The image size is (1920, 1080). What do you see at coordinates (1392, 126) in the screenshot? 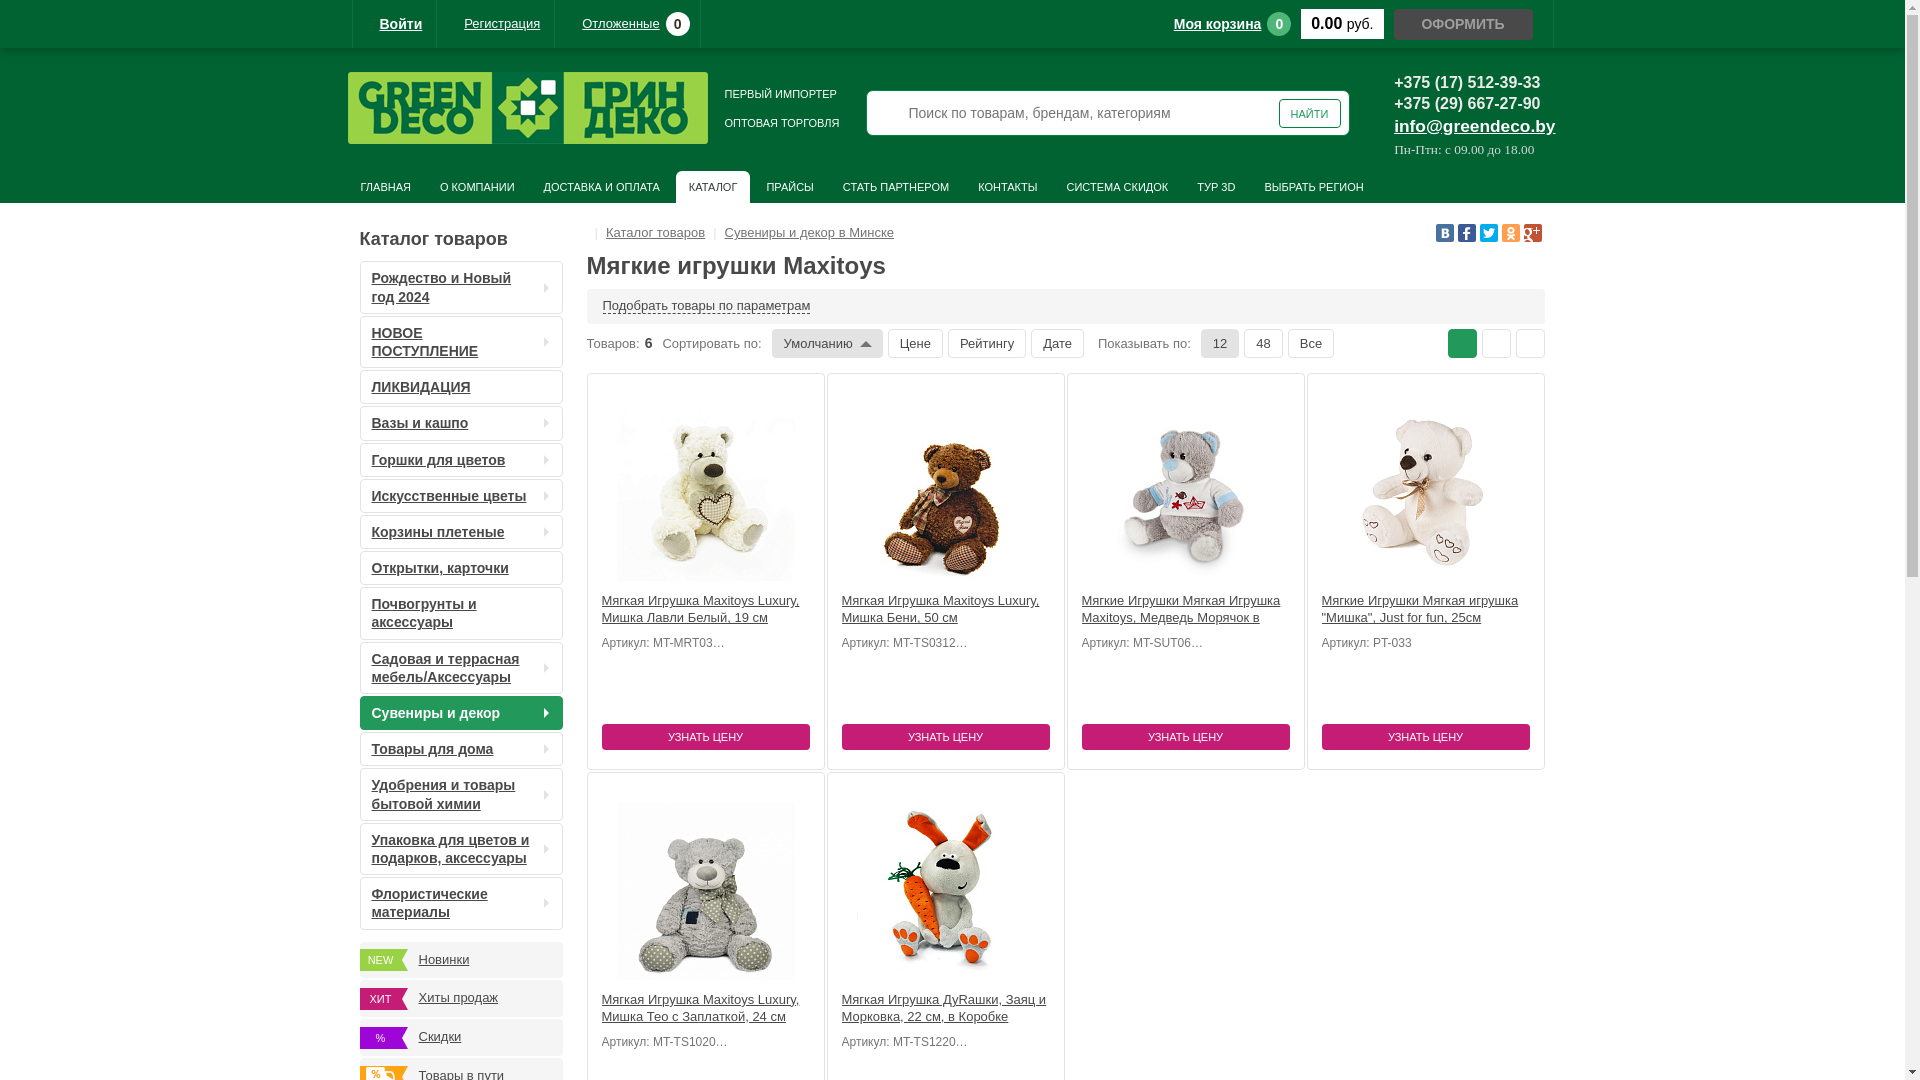
I see `'info@greendeco.by'` at bounding box center [1392, 126].